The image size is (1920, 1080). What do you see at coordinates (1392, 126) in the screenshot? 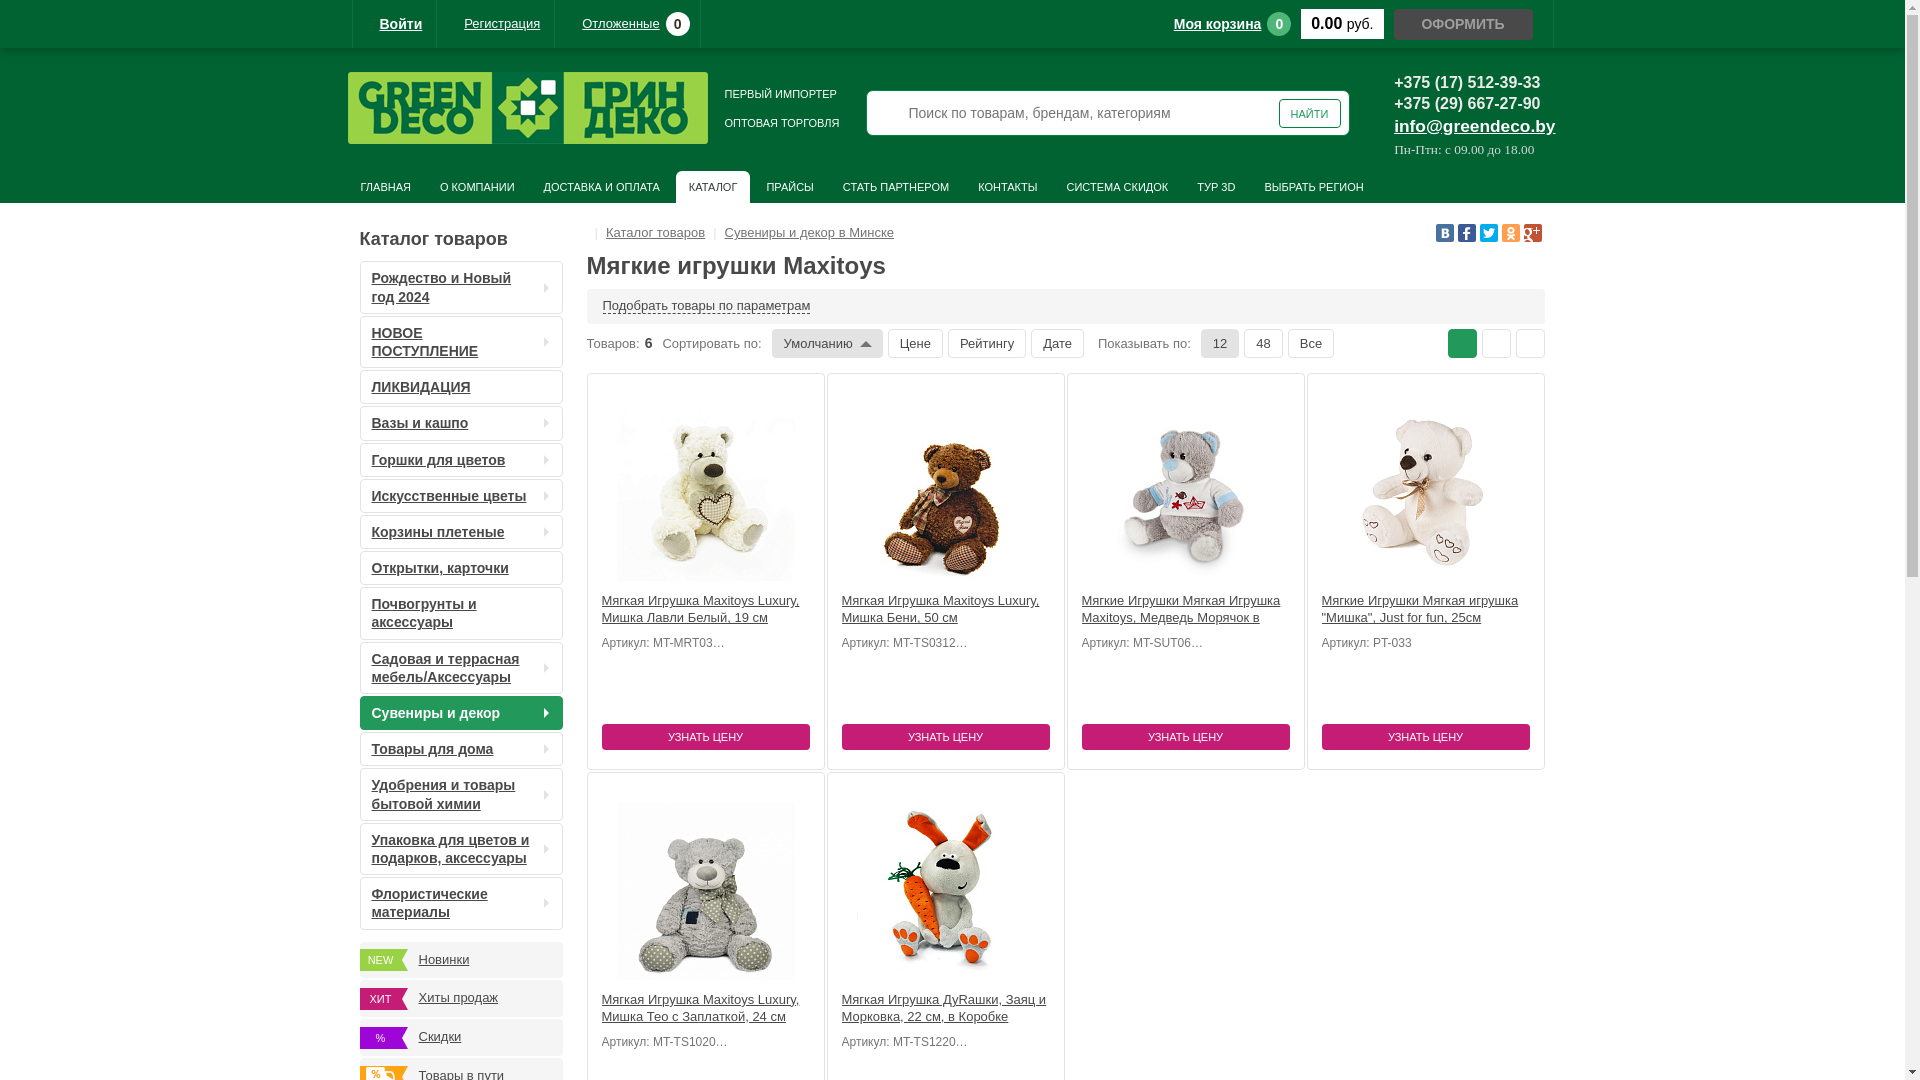
I see `'info@greendeco.by'` at bounding box center [1392, 126].